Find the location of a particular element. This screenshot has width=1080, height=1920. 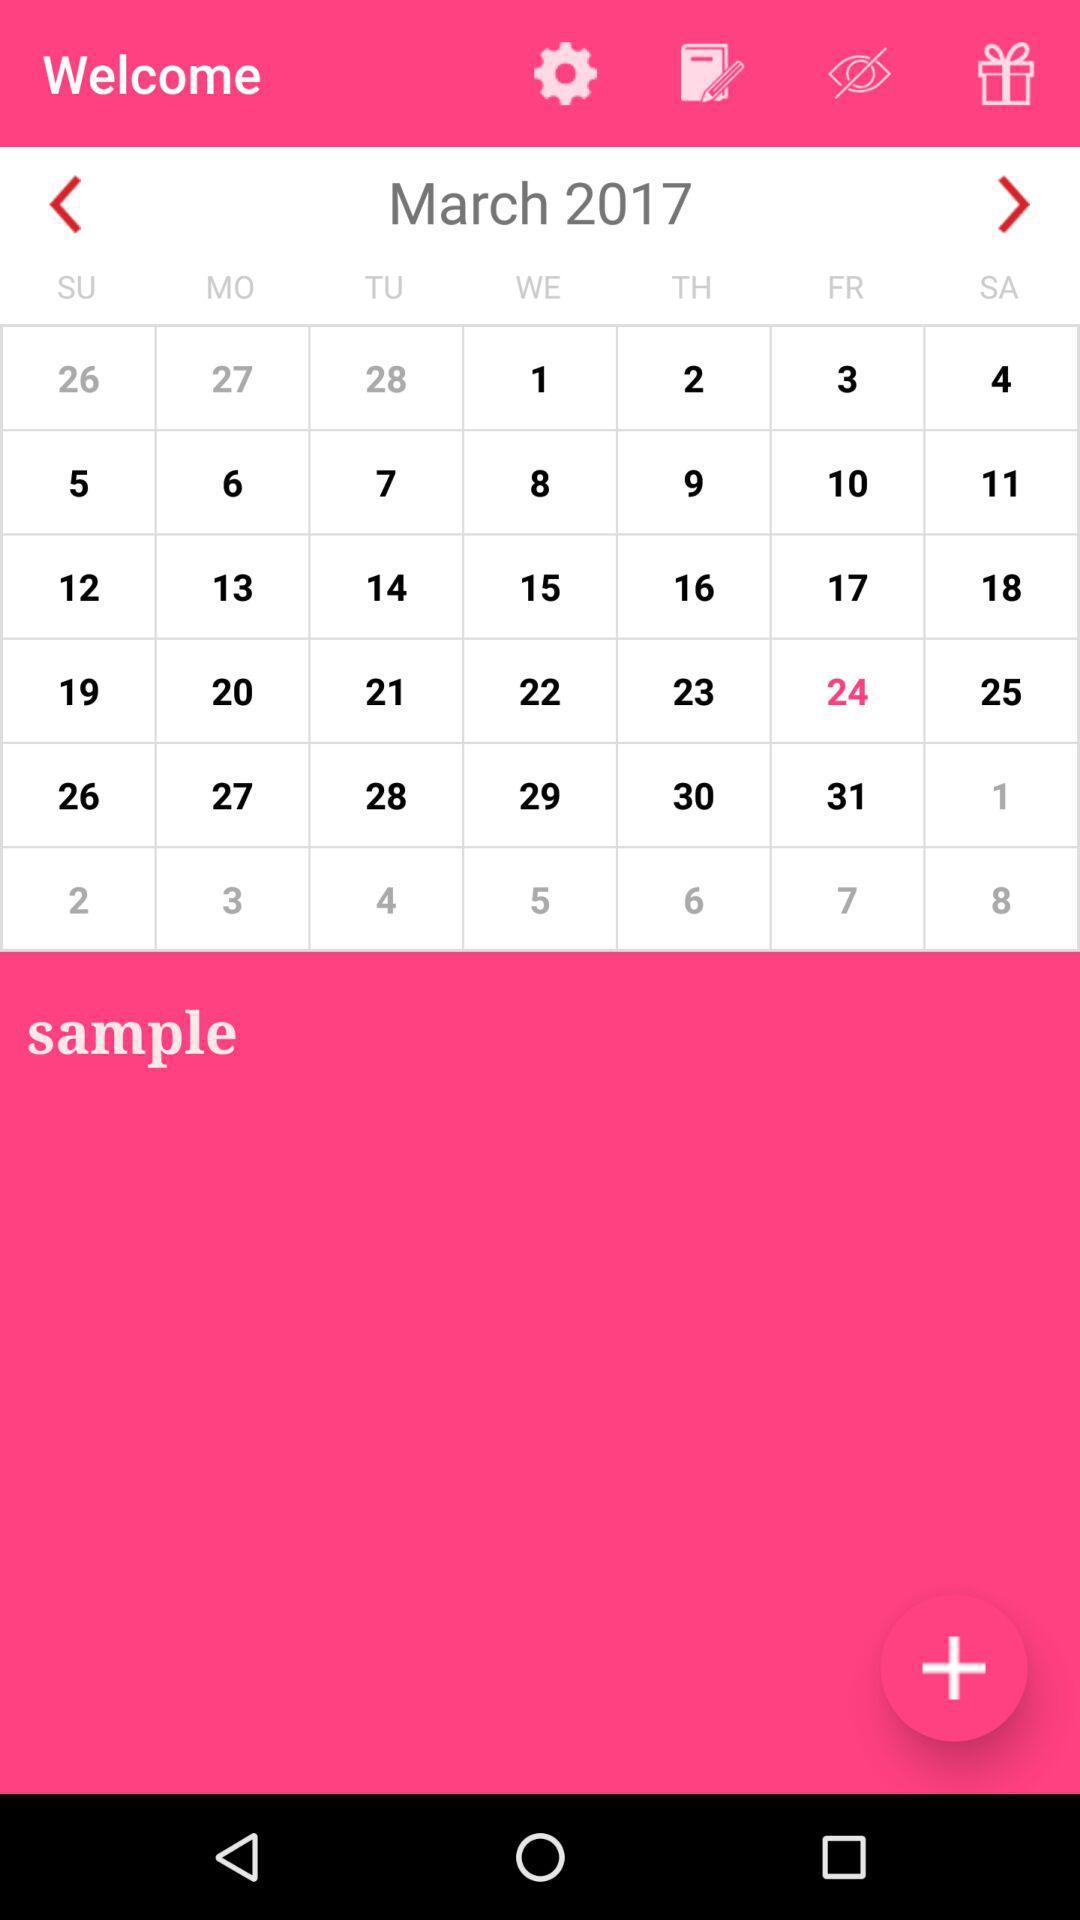

previous month is located at coordinates (64, 204).